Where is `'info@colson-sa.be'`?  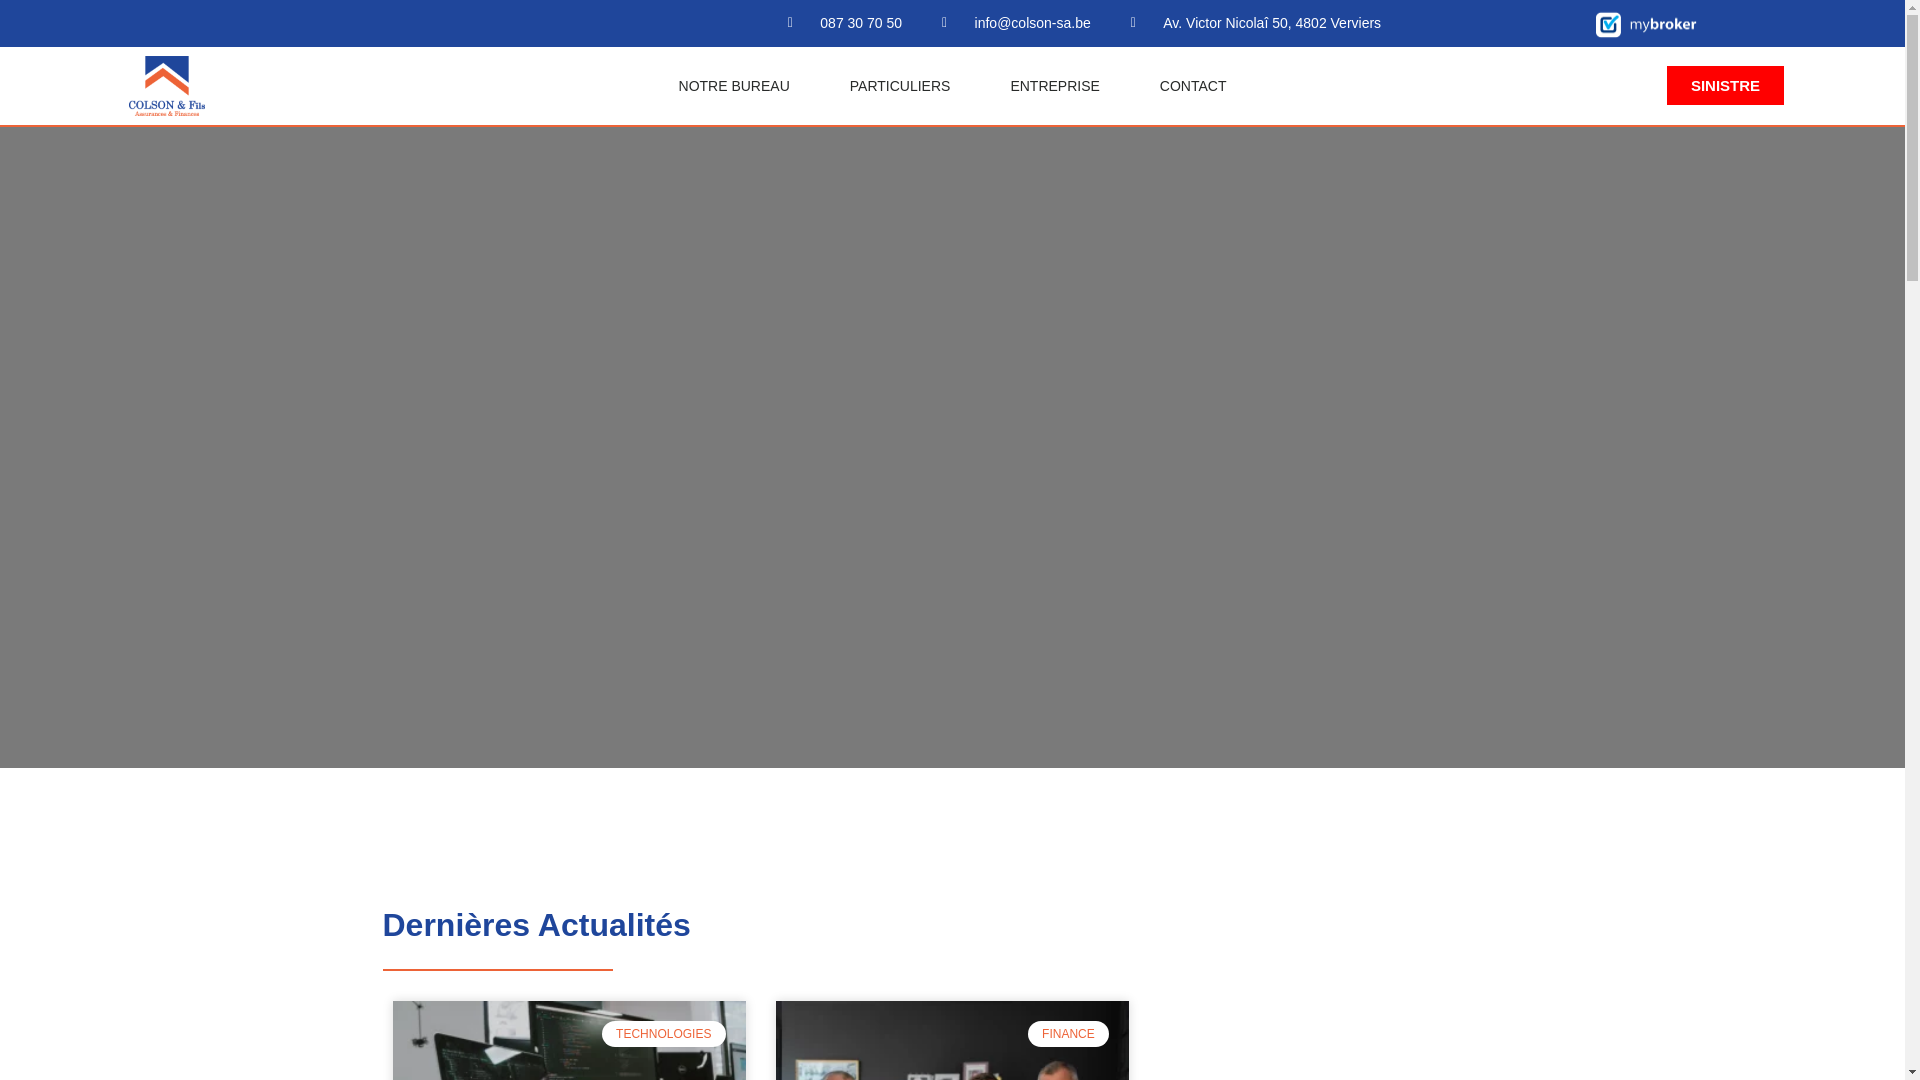 'info@colson-sa.be' is located at coordinates (1016, 23).